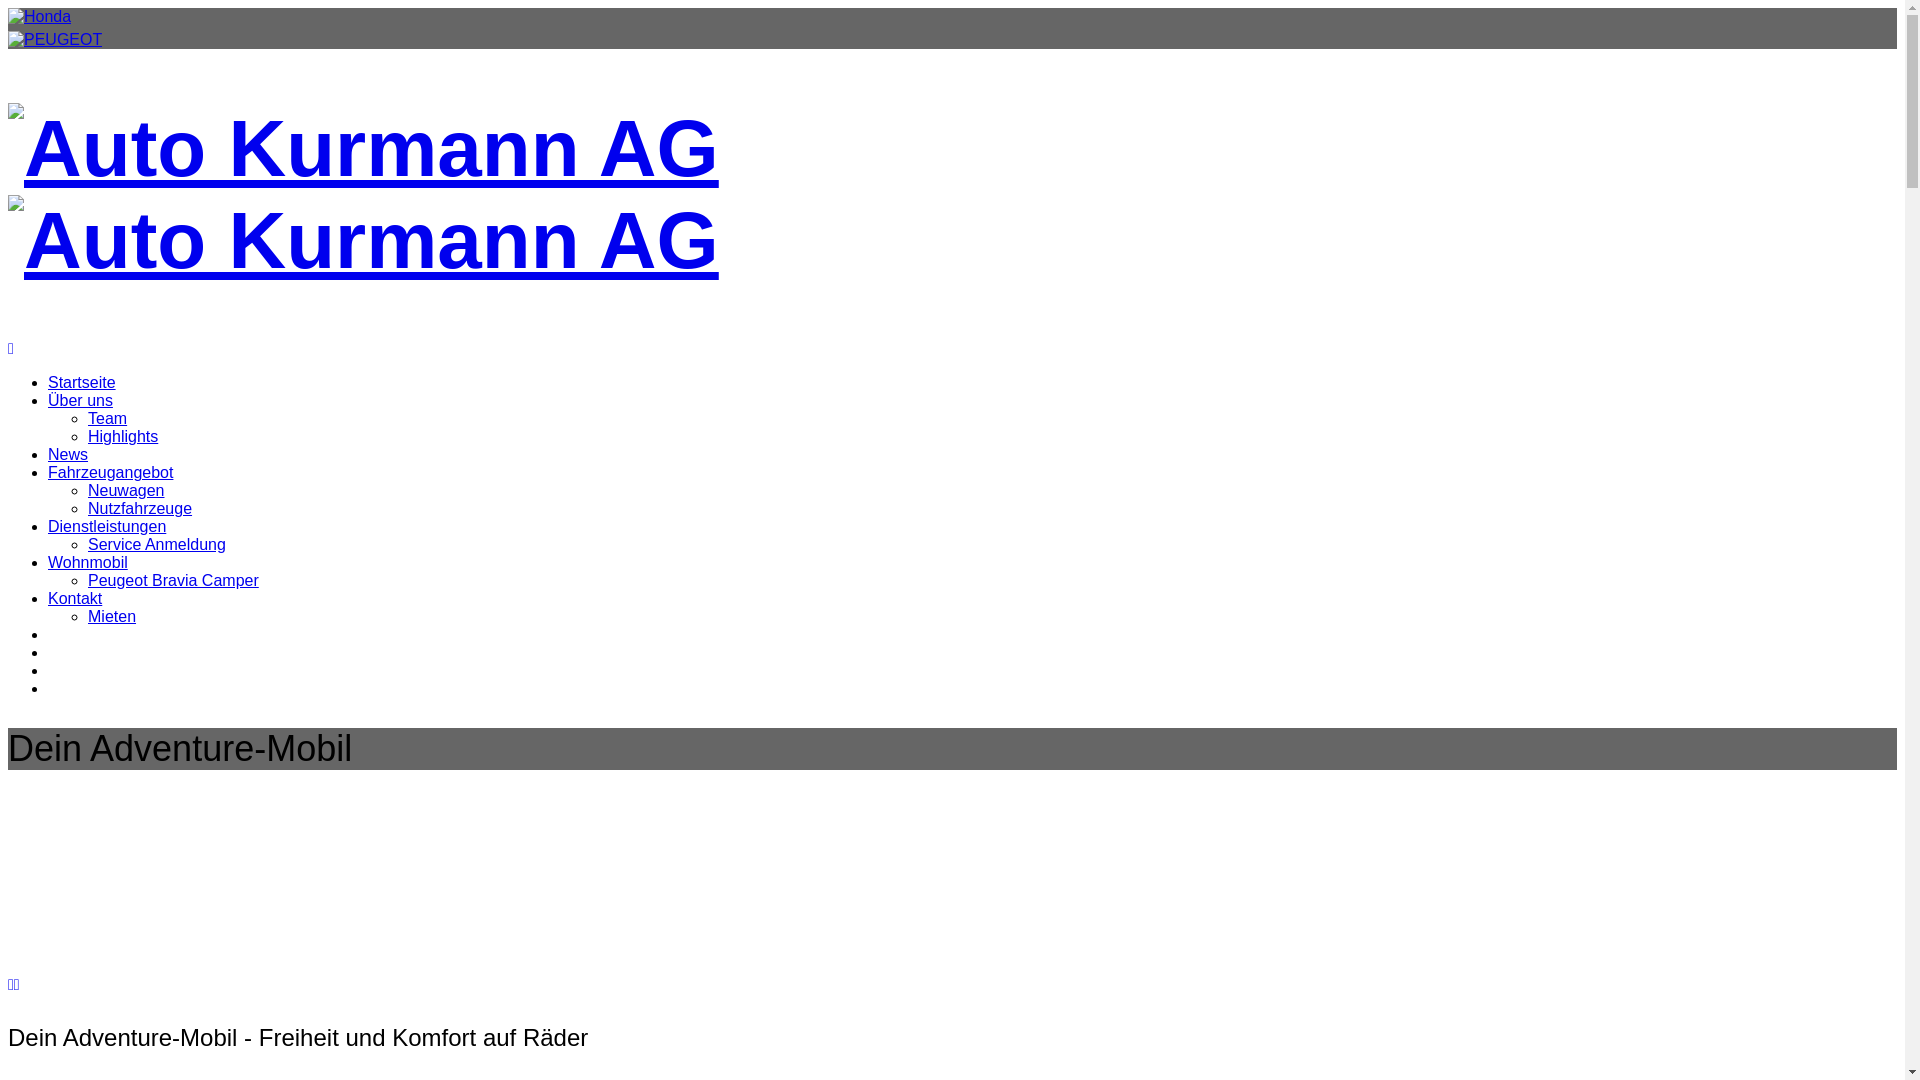 The width and height of the screenshot is (1920, 1080). I want to click on 'News', so click(67, 454).